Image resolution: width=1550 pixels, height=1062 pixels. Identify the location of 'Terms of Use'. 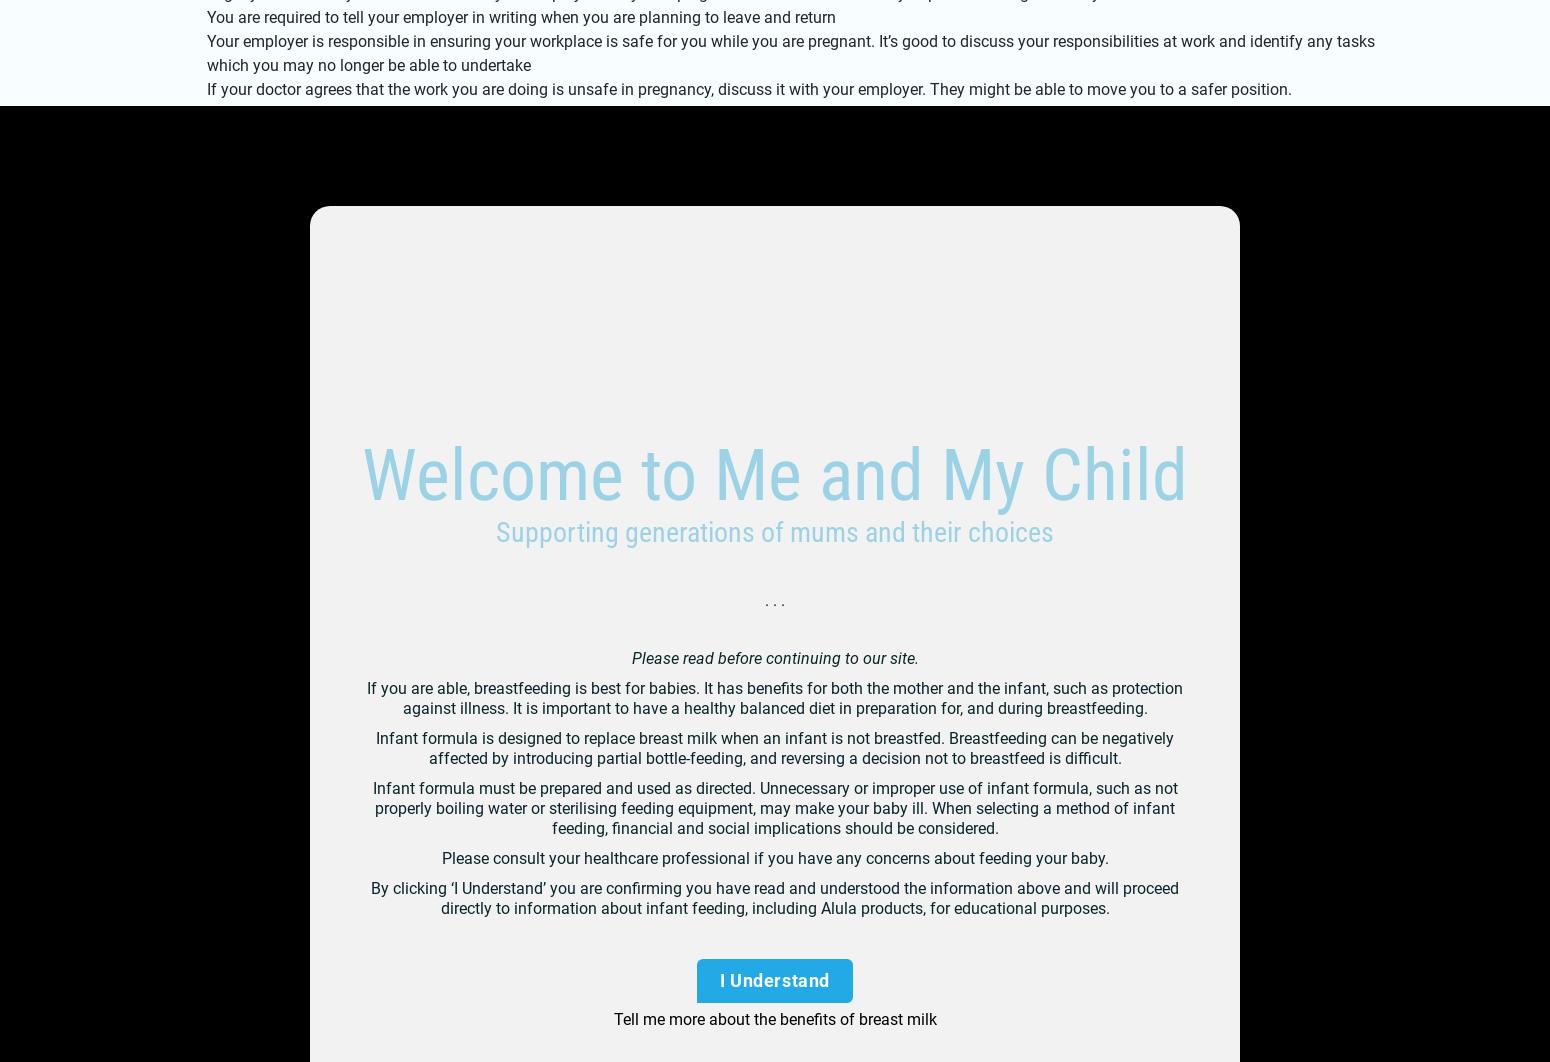
(534, 690).